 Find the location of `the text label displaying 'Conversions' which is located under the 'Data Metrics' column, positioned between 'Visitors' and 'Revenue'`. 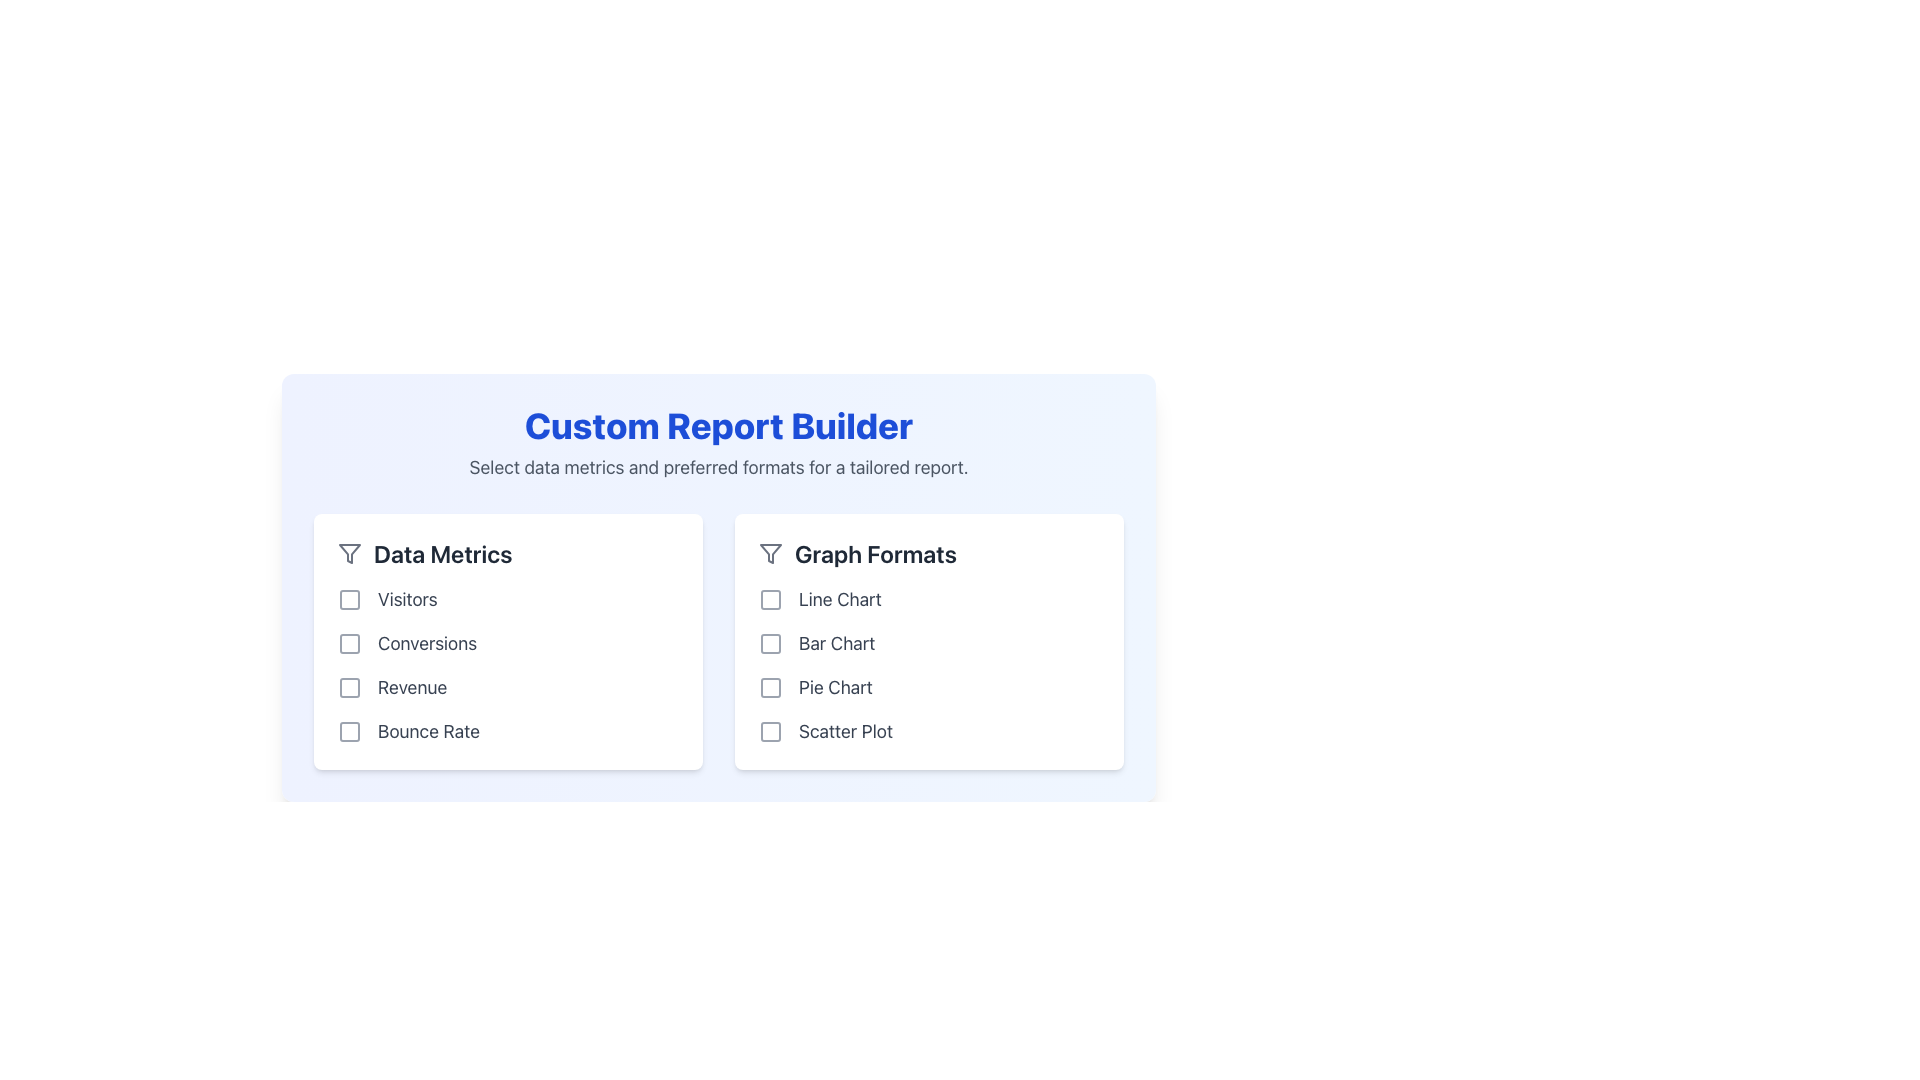

the text label displaying 'Conversions' which is located under the 'Data Metrics' column, positioned between 'Visitors' and 'Revenue' is located at coordinates (426, 644).